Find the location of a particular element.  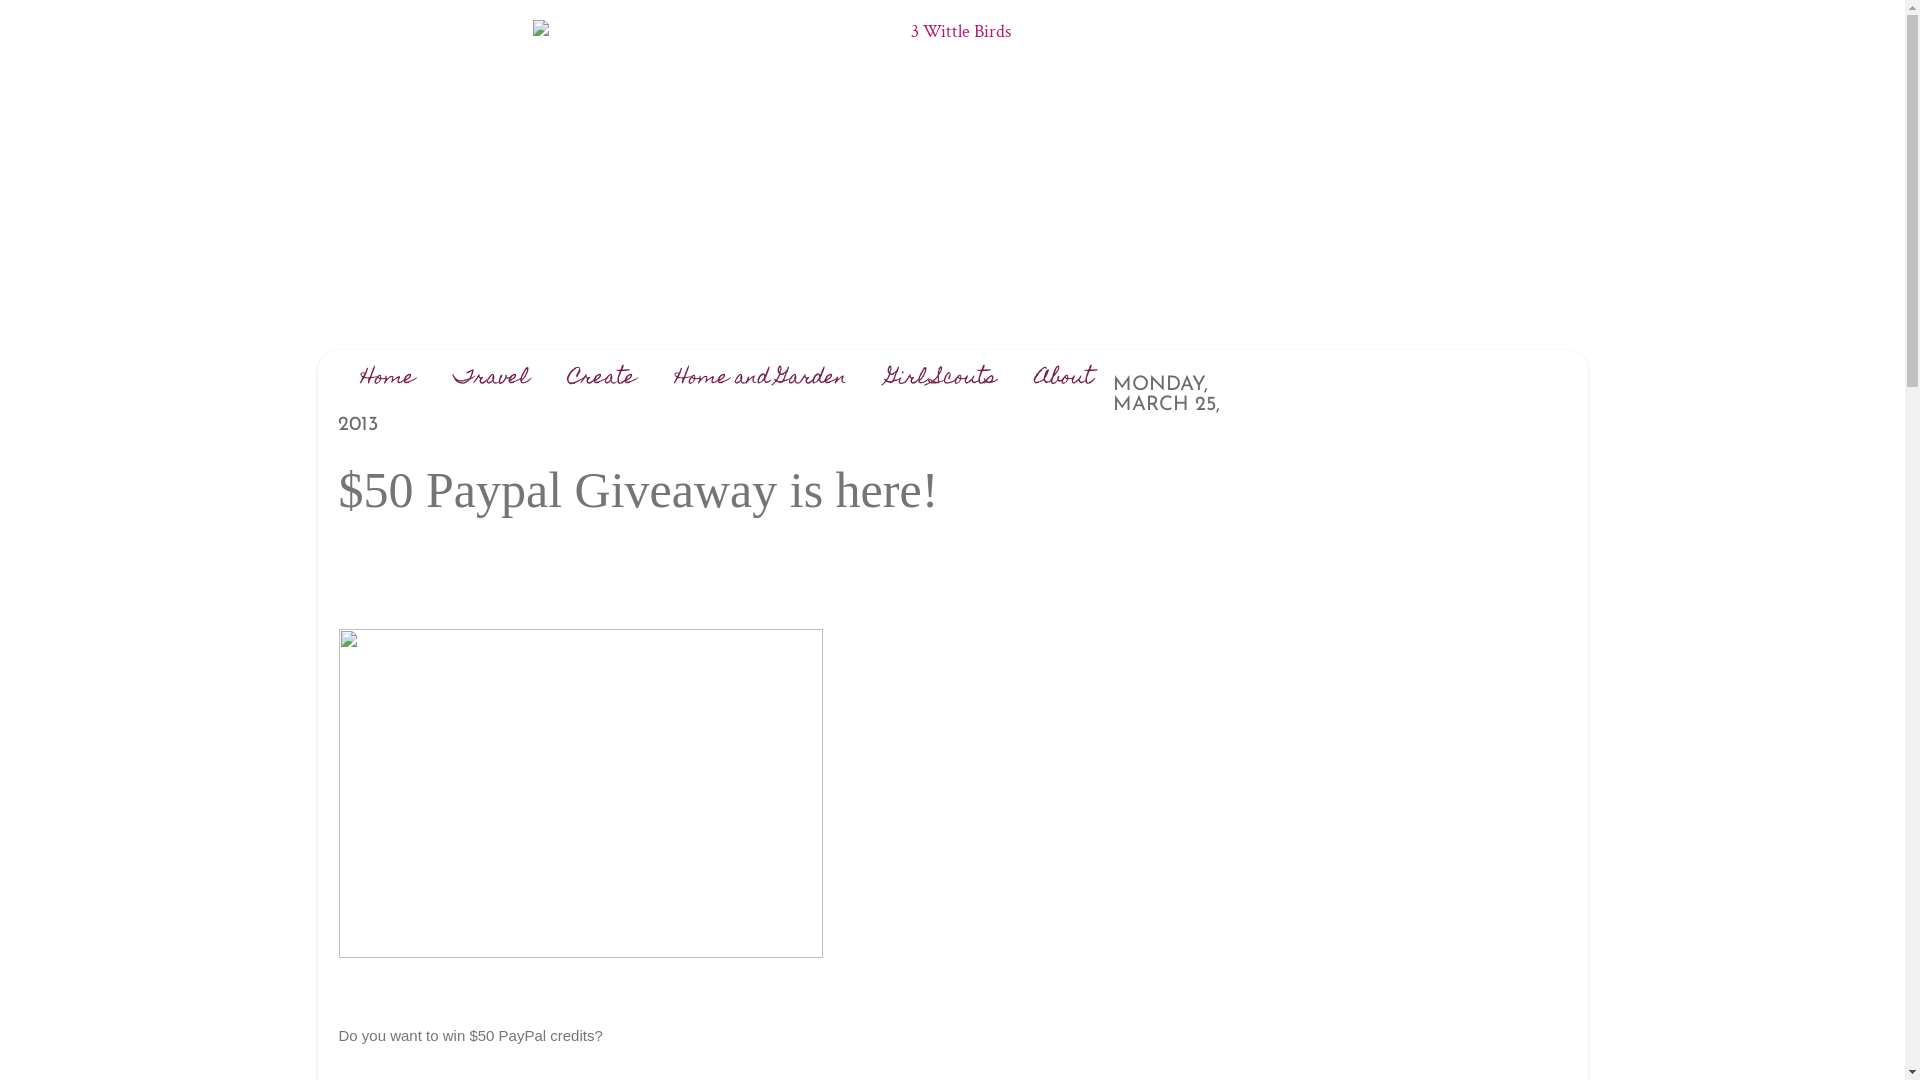

'Create' is located at coordinates (550, 378).